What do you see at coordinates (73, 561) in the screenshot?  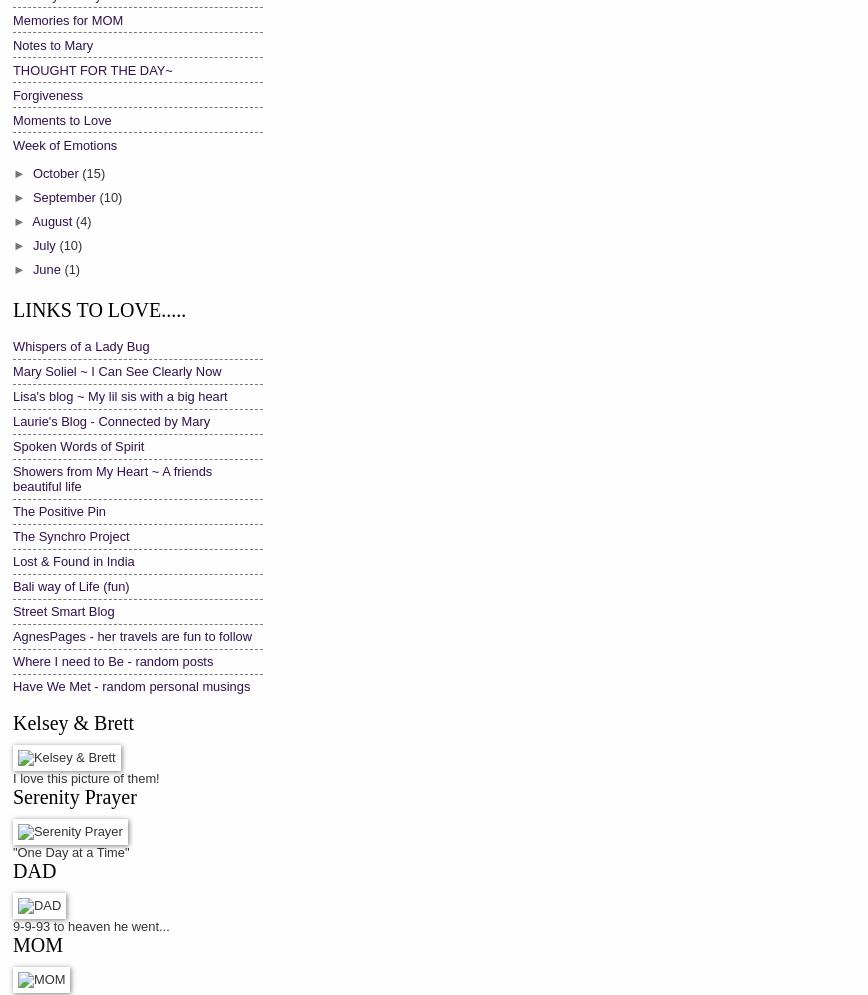 I see `'Lost & Found in India'` at bounding box center [73, 561].